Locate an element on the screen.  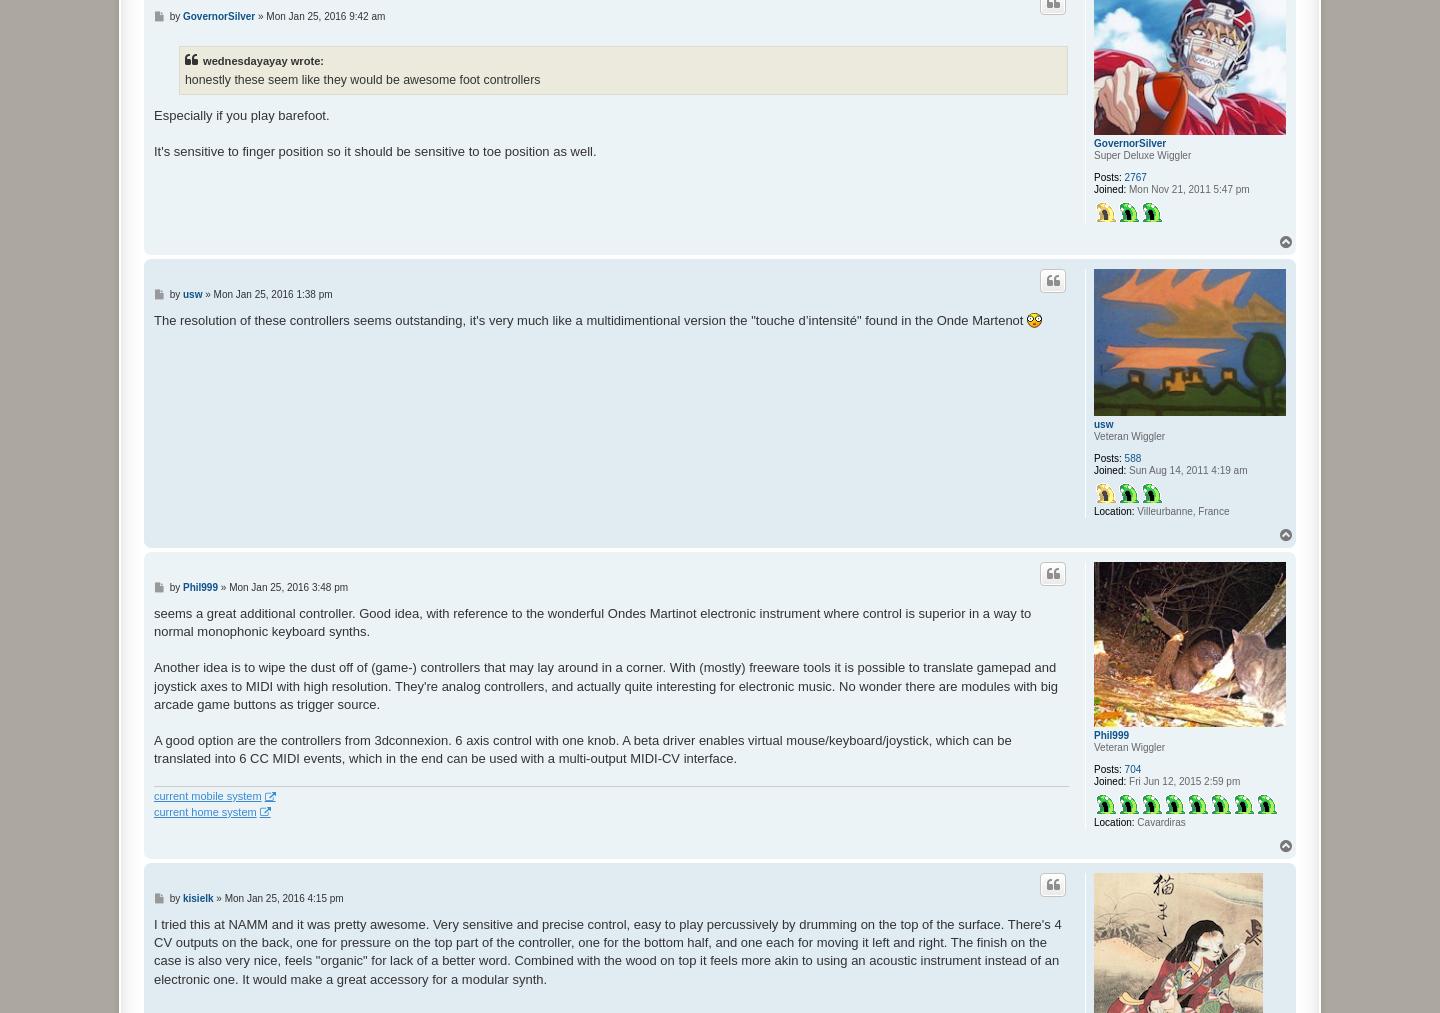
'current mobile system' is located at coordinates (207, 796).